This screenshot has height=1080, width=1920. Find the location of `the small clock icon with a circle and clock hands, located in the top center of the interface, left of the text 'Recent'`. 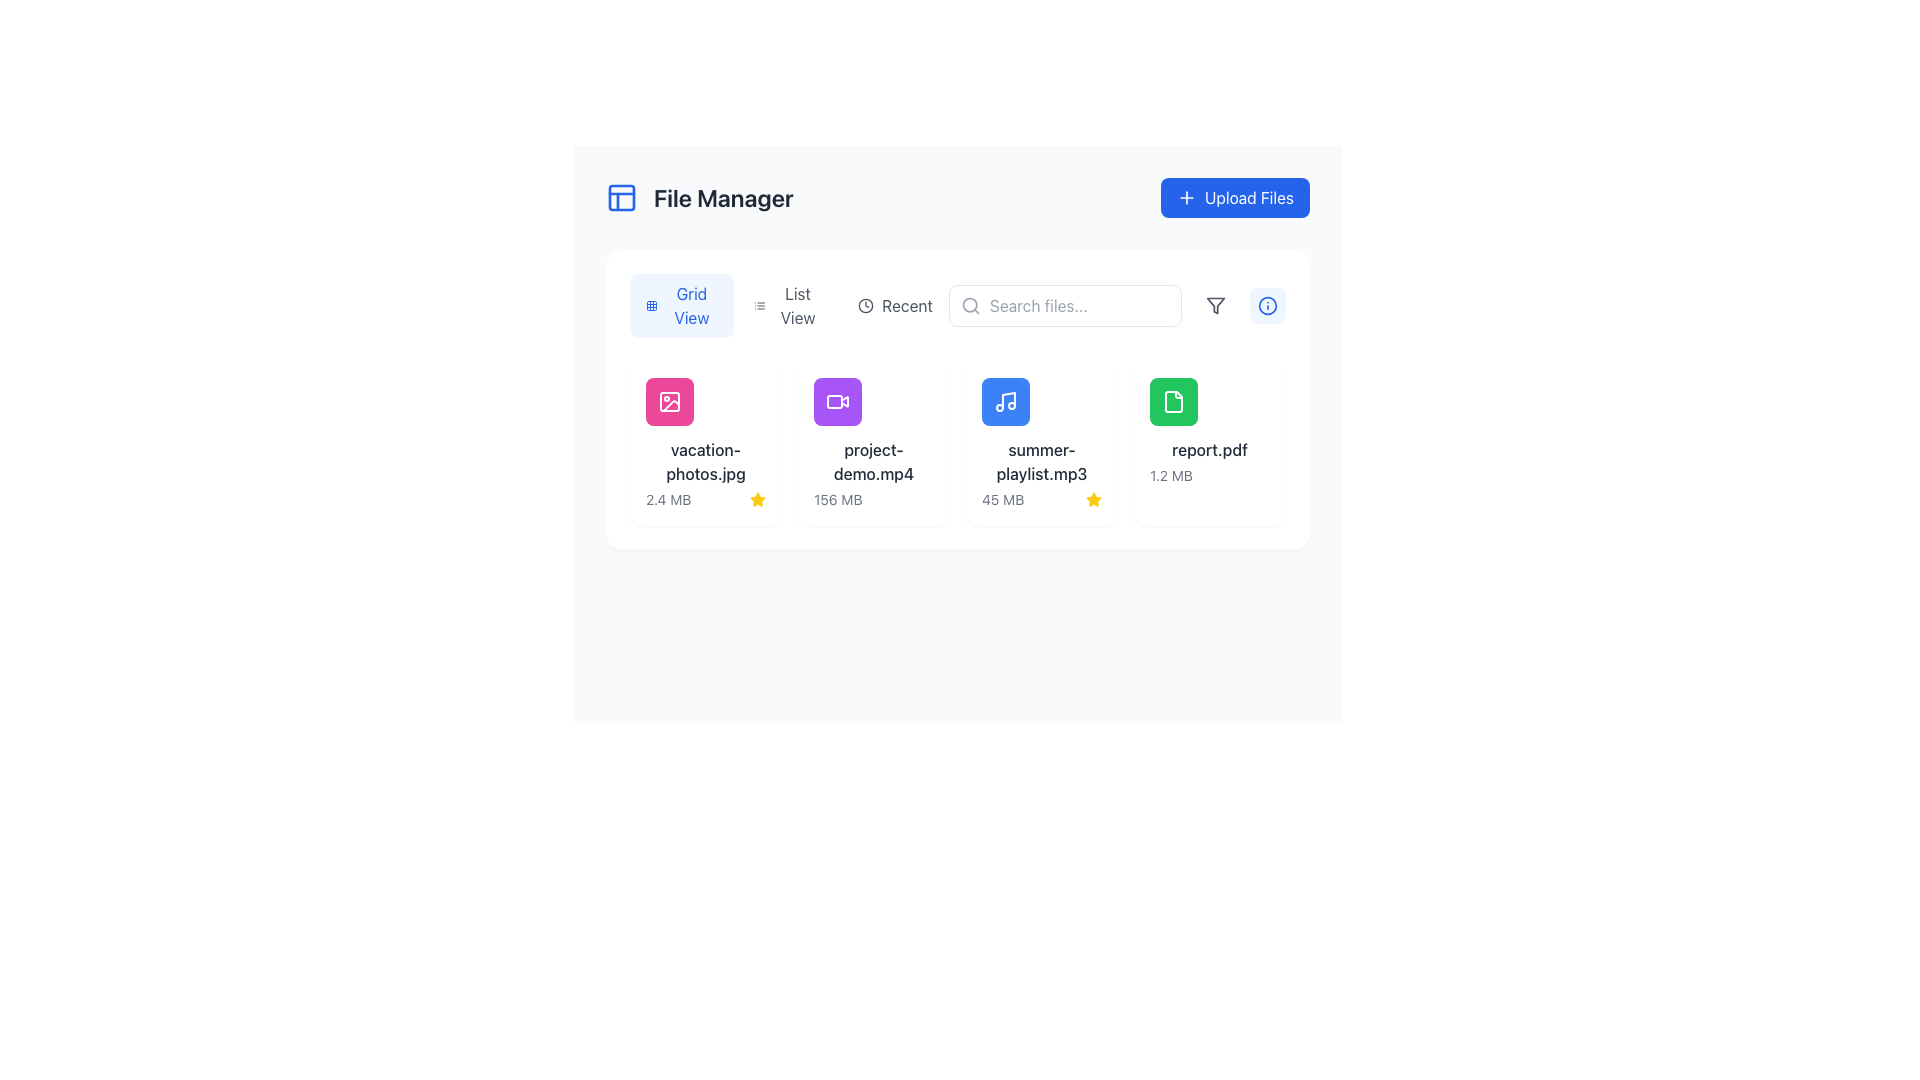

the small clock icon with a circle and clock hands, located in the top center of the interface, left of the text 'Recent' is located at coordinates (866, 305).